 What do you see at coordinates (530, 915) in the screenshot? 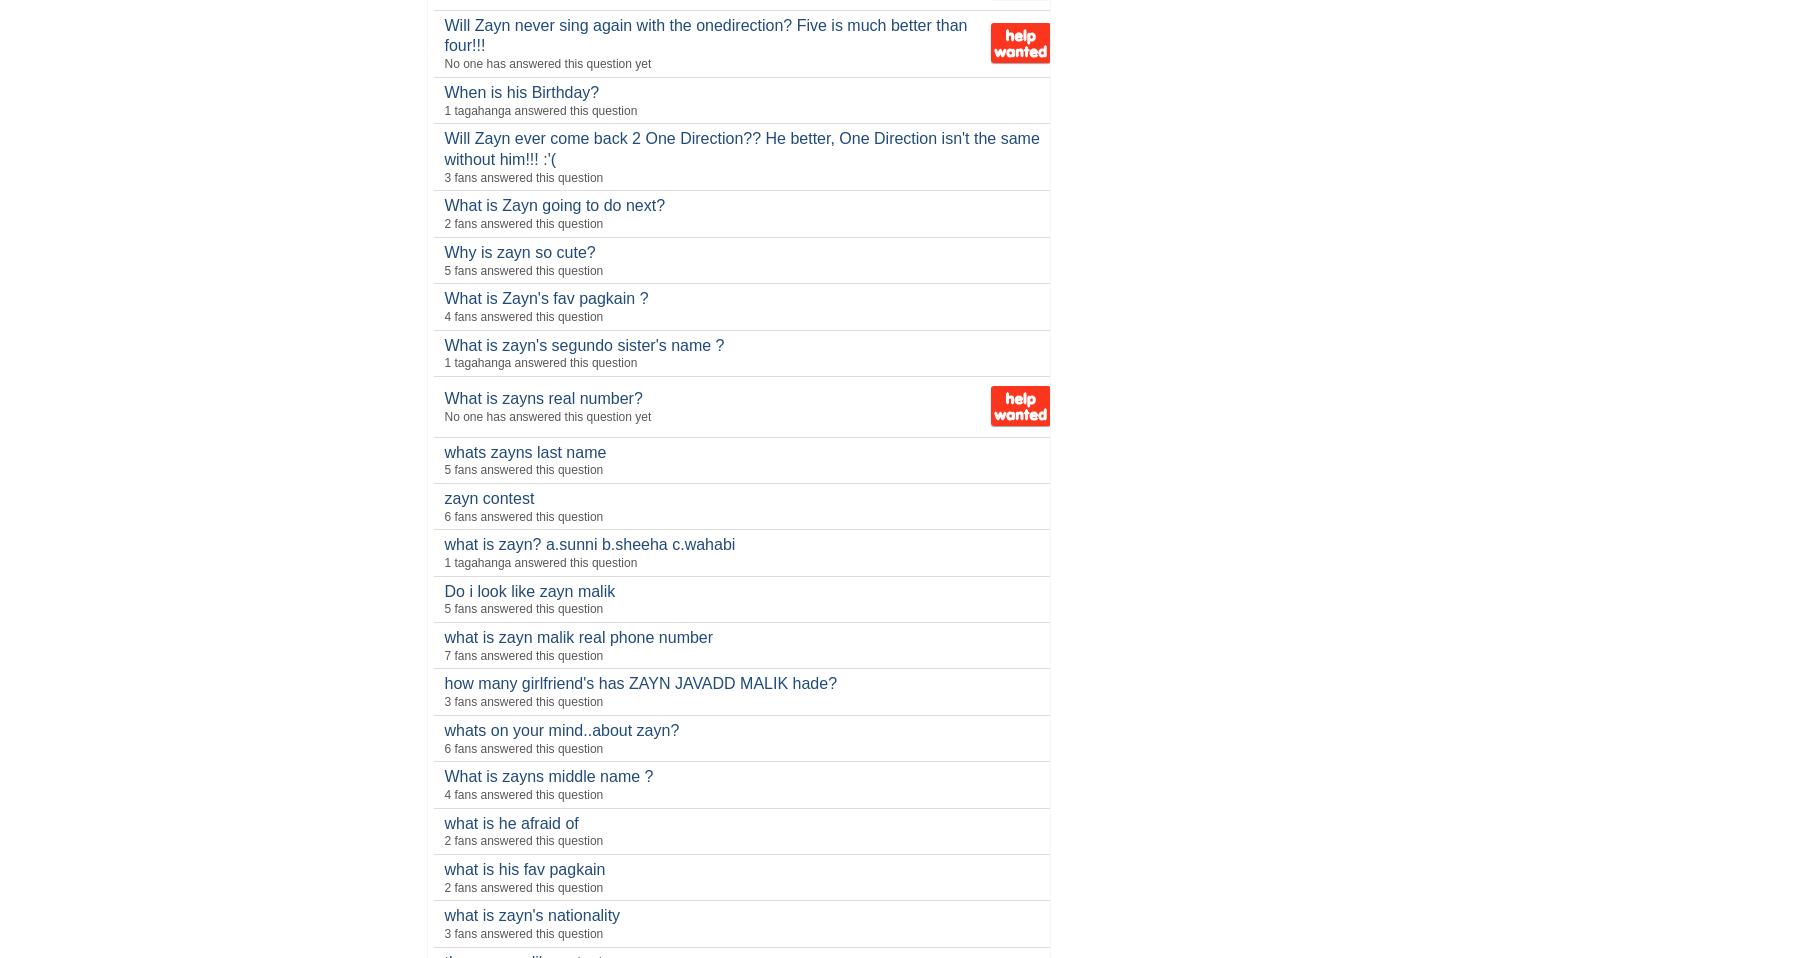
I see `'what is zayn's nationality'` at bounding box center [530, 915].